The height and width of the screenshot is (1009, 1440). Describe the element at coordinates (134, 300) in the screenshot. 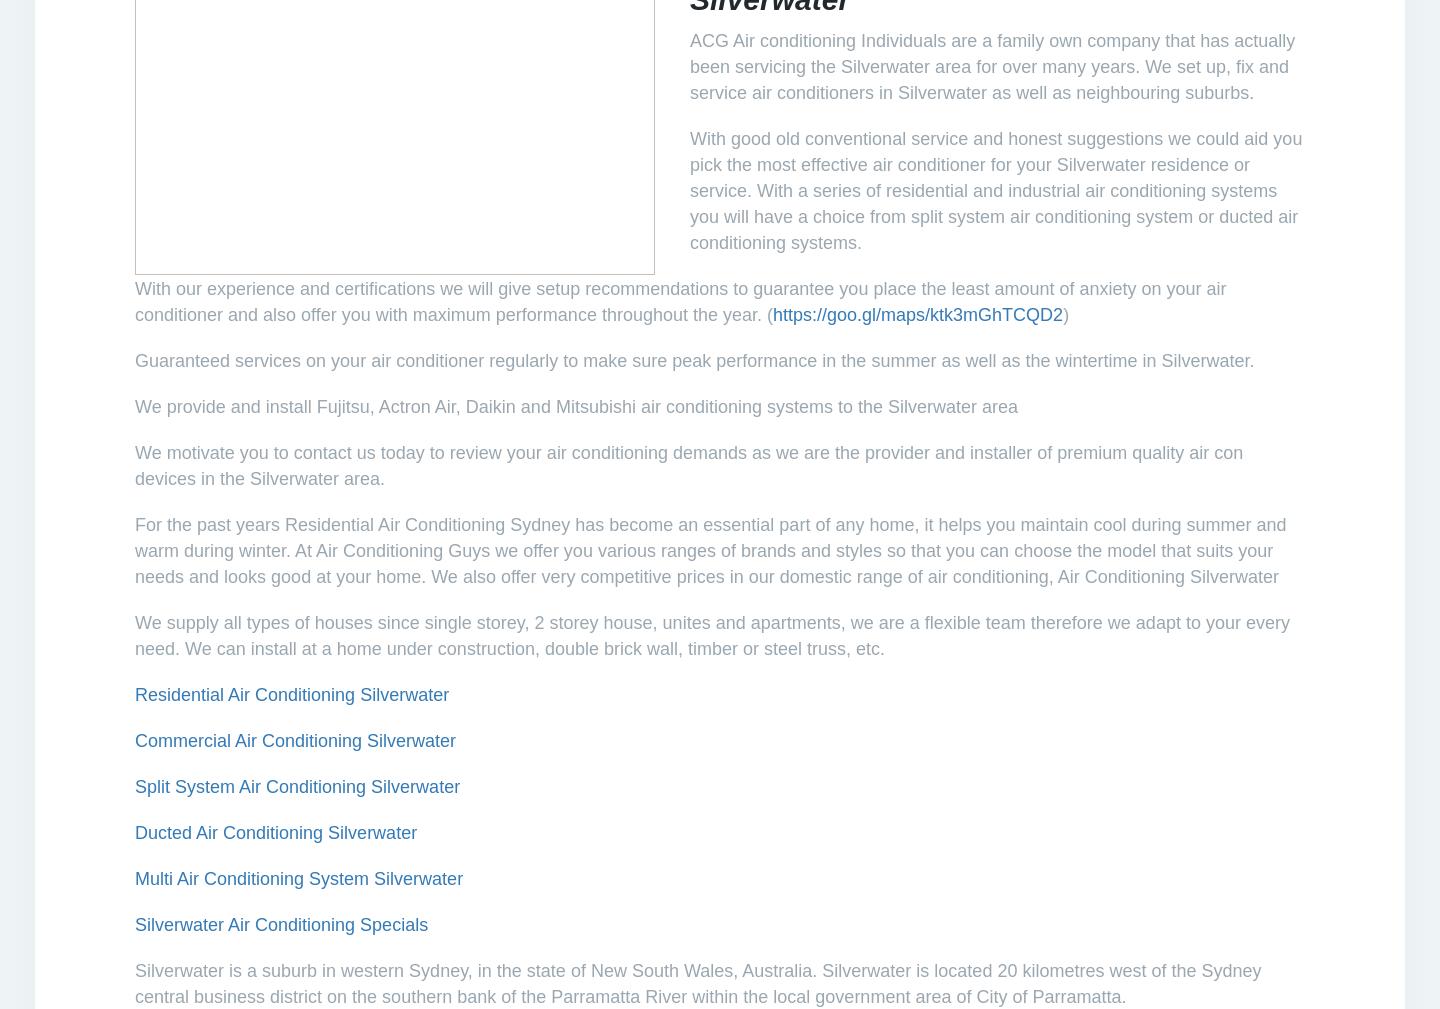

I see `'With our experience and certifications we will give setup recommendations to guarantee you place the least amount of anxiety on your air conditioner and also offer you with maximum performance throughout the year. ('` at that location.